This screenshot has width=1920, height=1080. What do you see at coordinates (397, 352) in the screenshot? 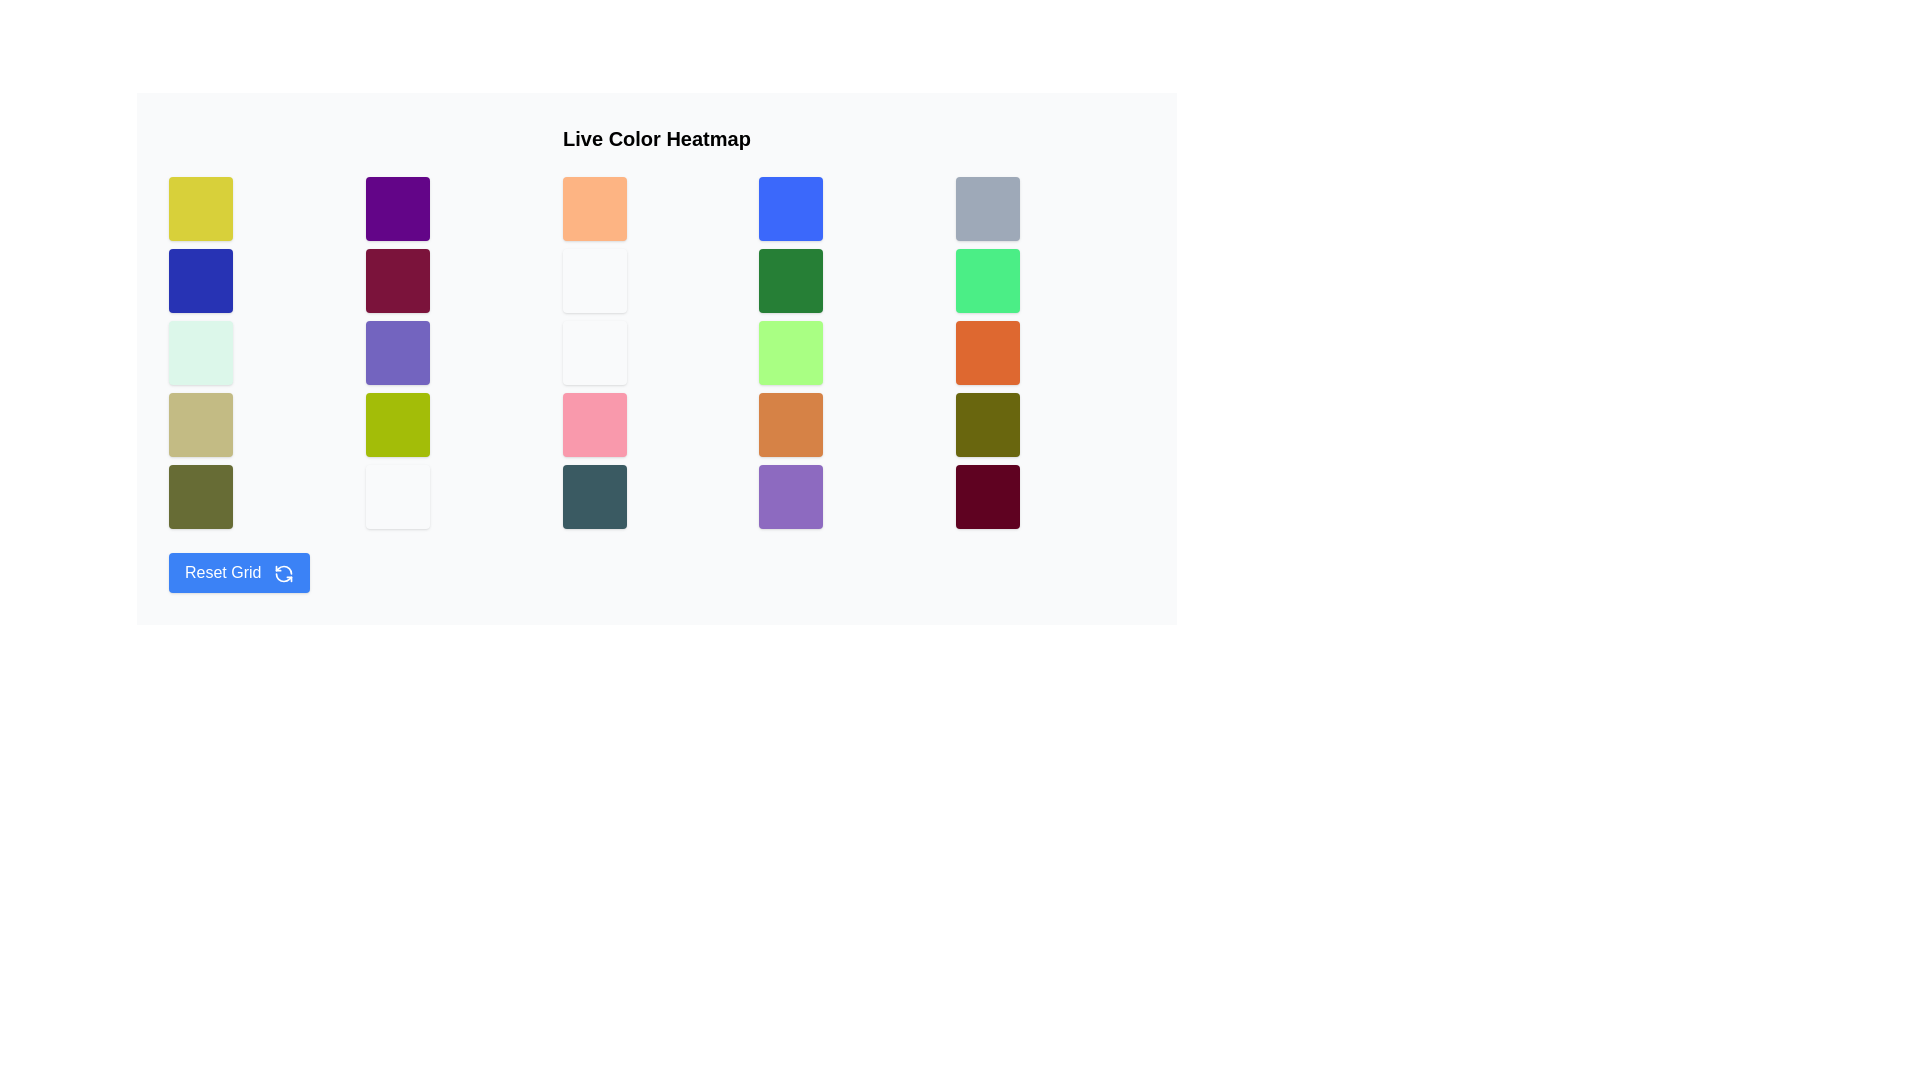
I see `the square-shaped component with a purple background located in the third column and the third row of the grid layout` at bounding box center [397, 352].